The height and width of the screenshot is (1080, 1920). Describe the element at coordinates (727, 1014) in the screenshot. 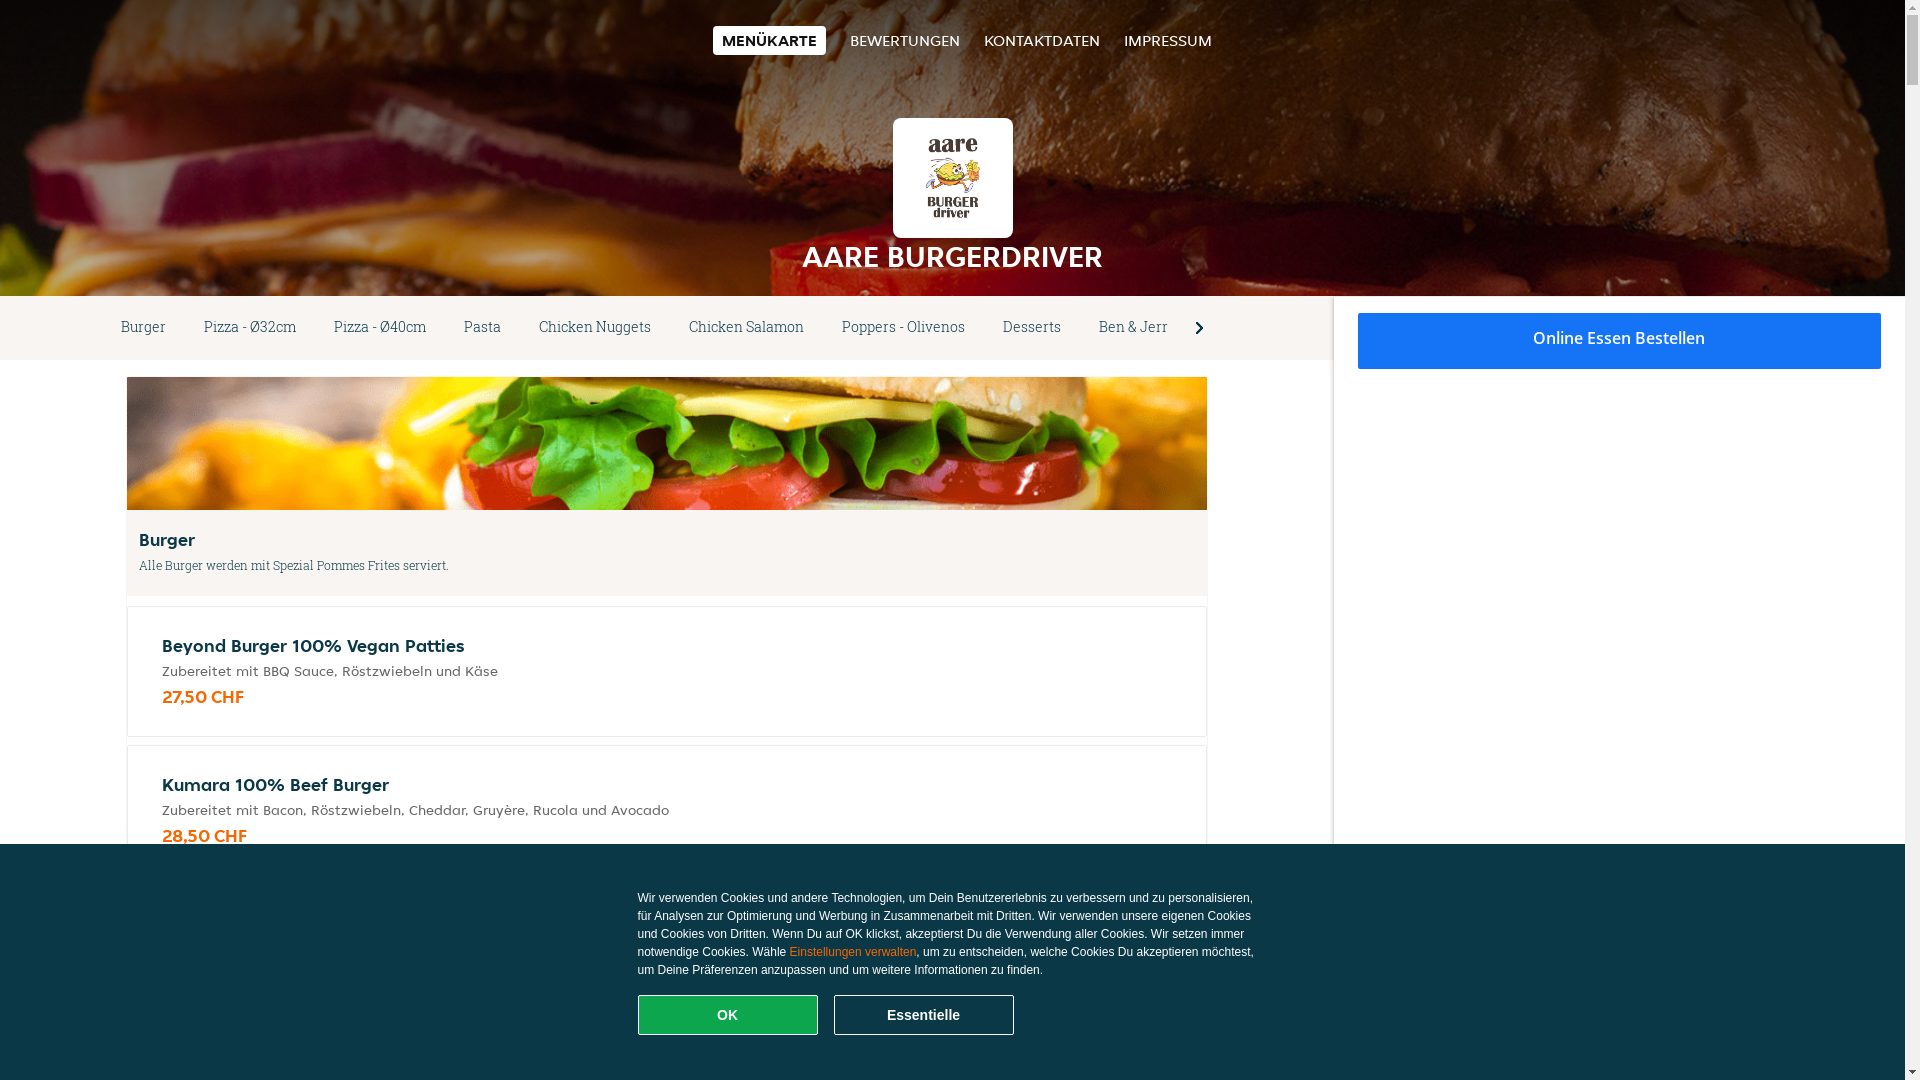

I see `'OK'` at that location.